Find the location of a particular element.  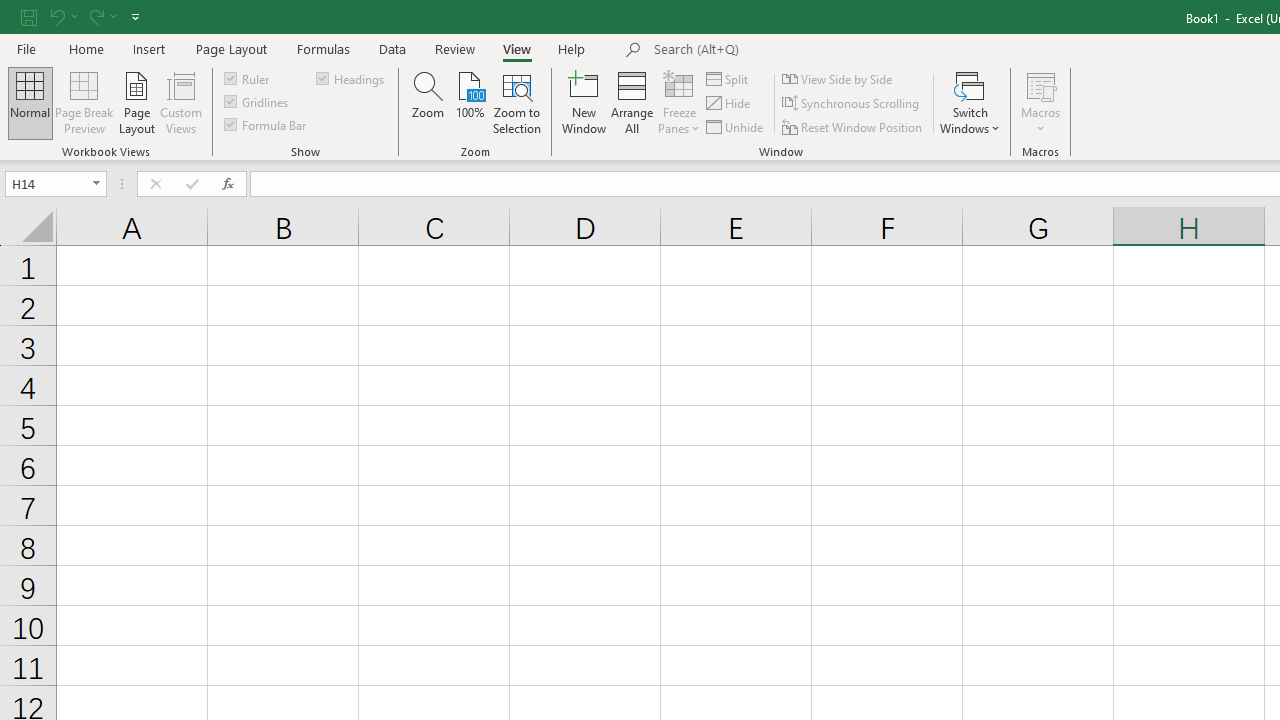

'Headings' is located at coordinates (352, 77).